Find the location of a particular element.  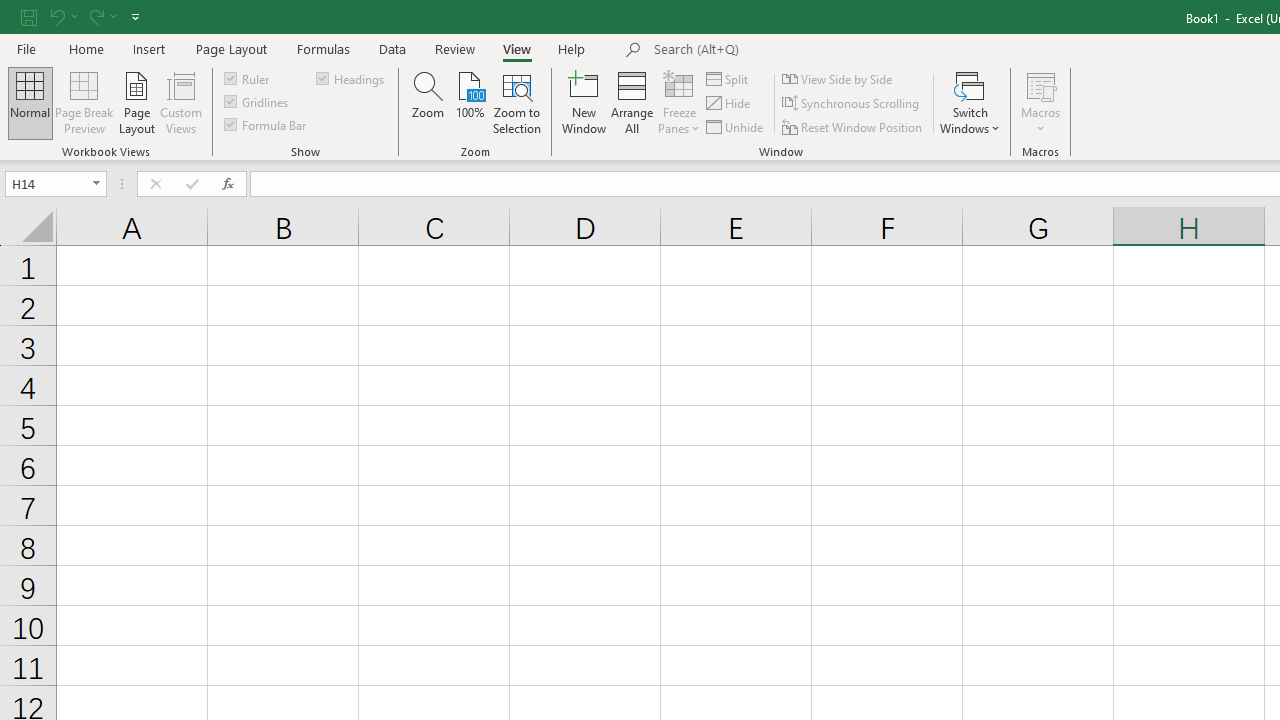

'Headings' is located at coordinates (352, 77).